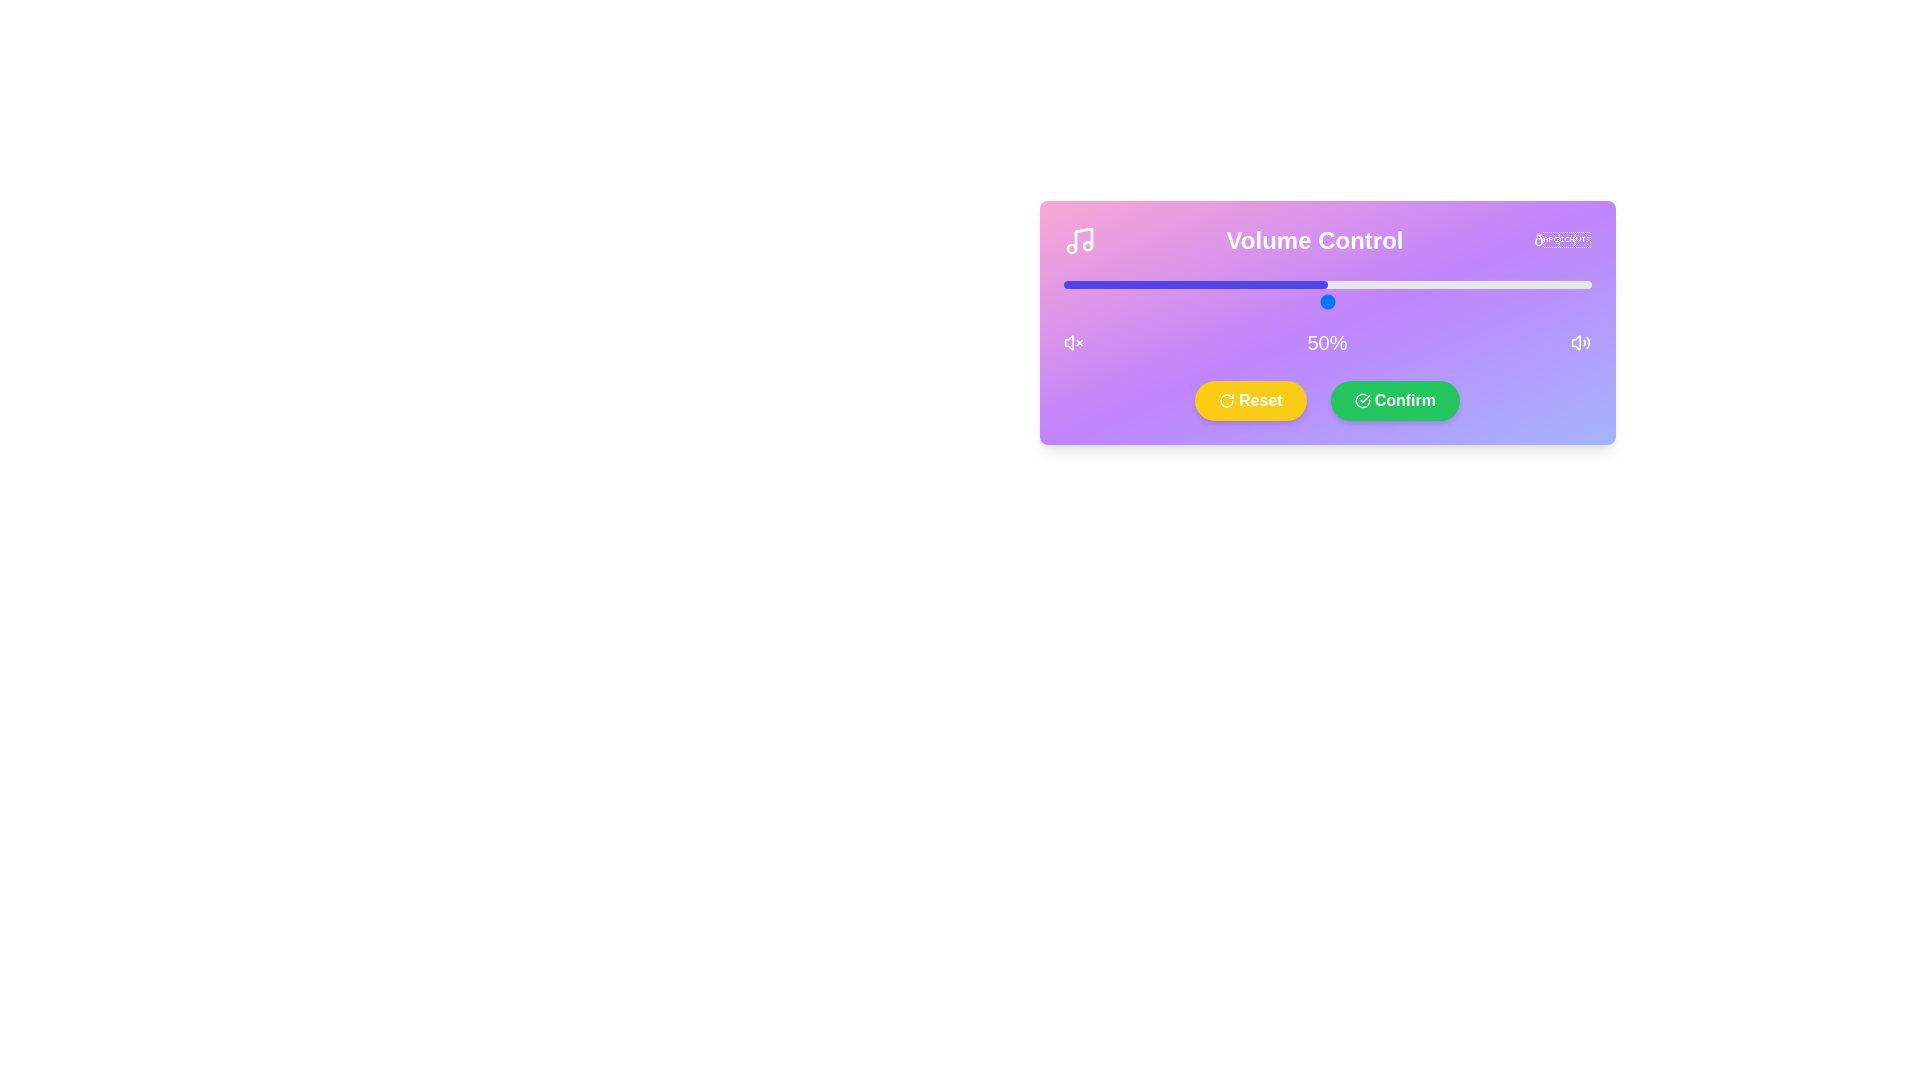  I want to click on the slider, so click(1195, 301).